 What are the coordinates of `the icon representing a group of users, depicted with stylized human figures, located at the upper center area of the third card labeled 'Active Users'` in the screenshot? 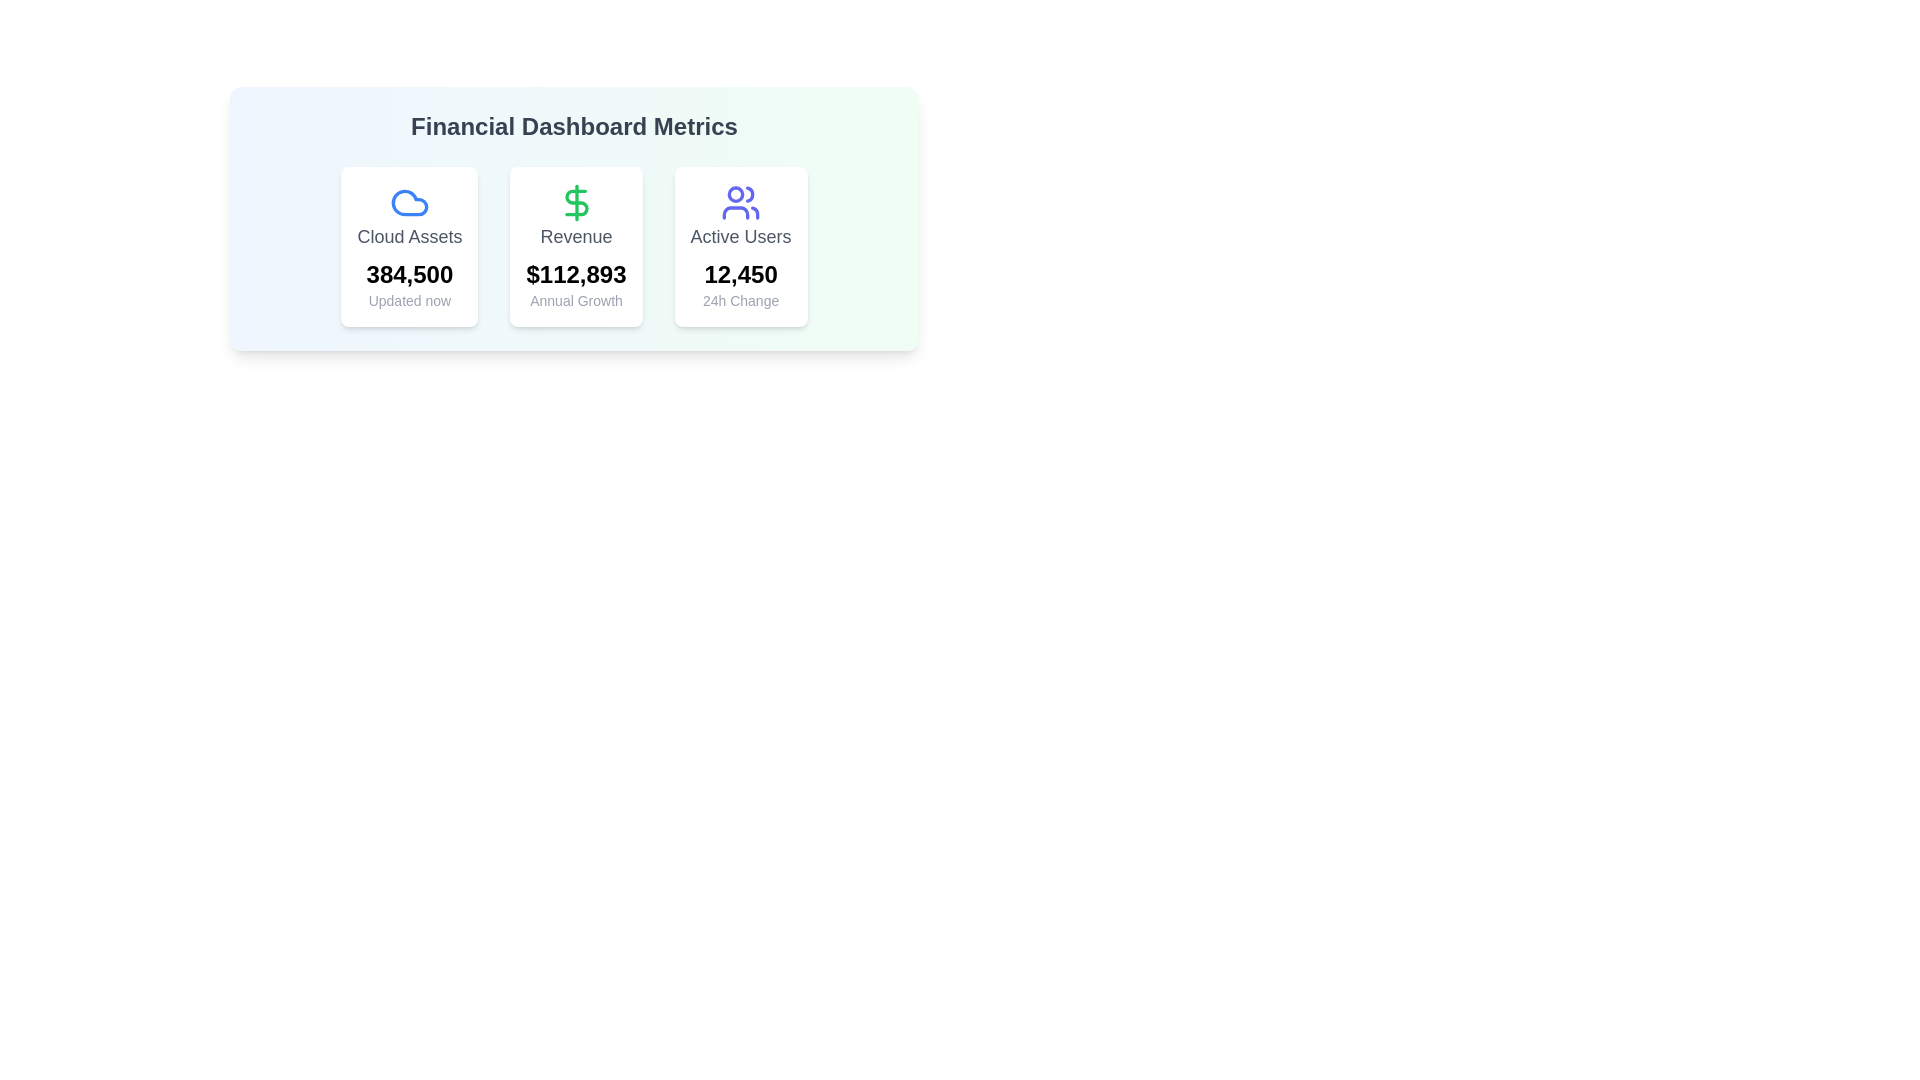 It's located at (740, 203).